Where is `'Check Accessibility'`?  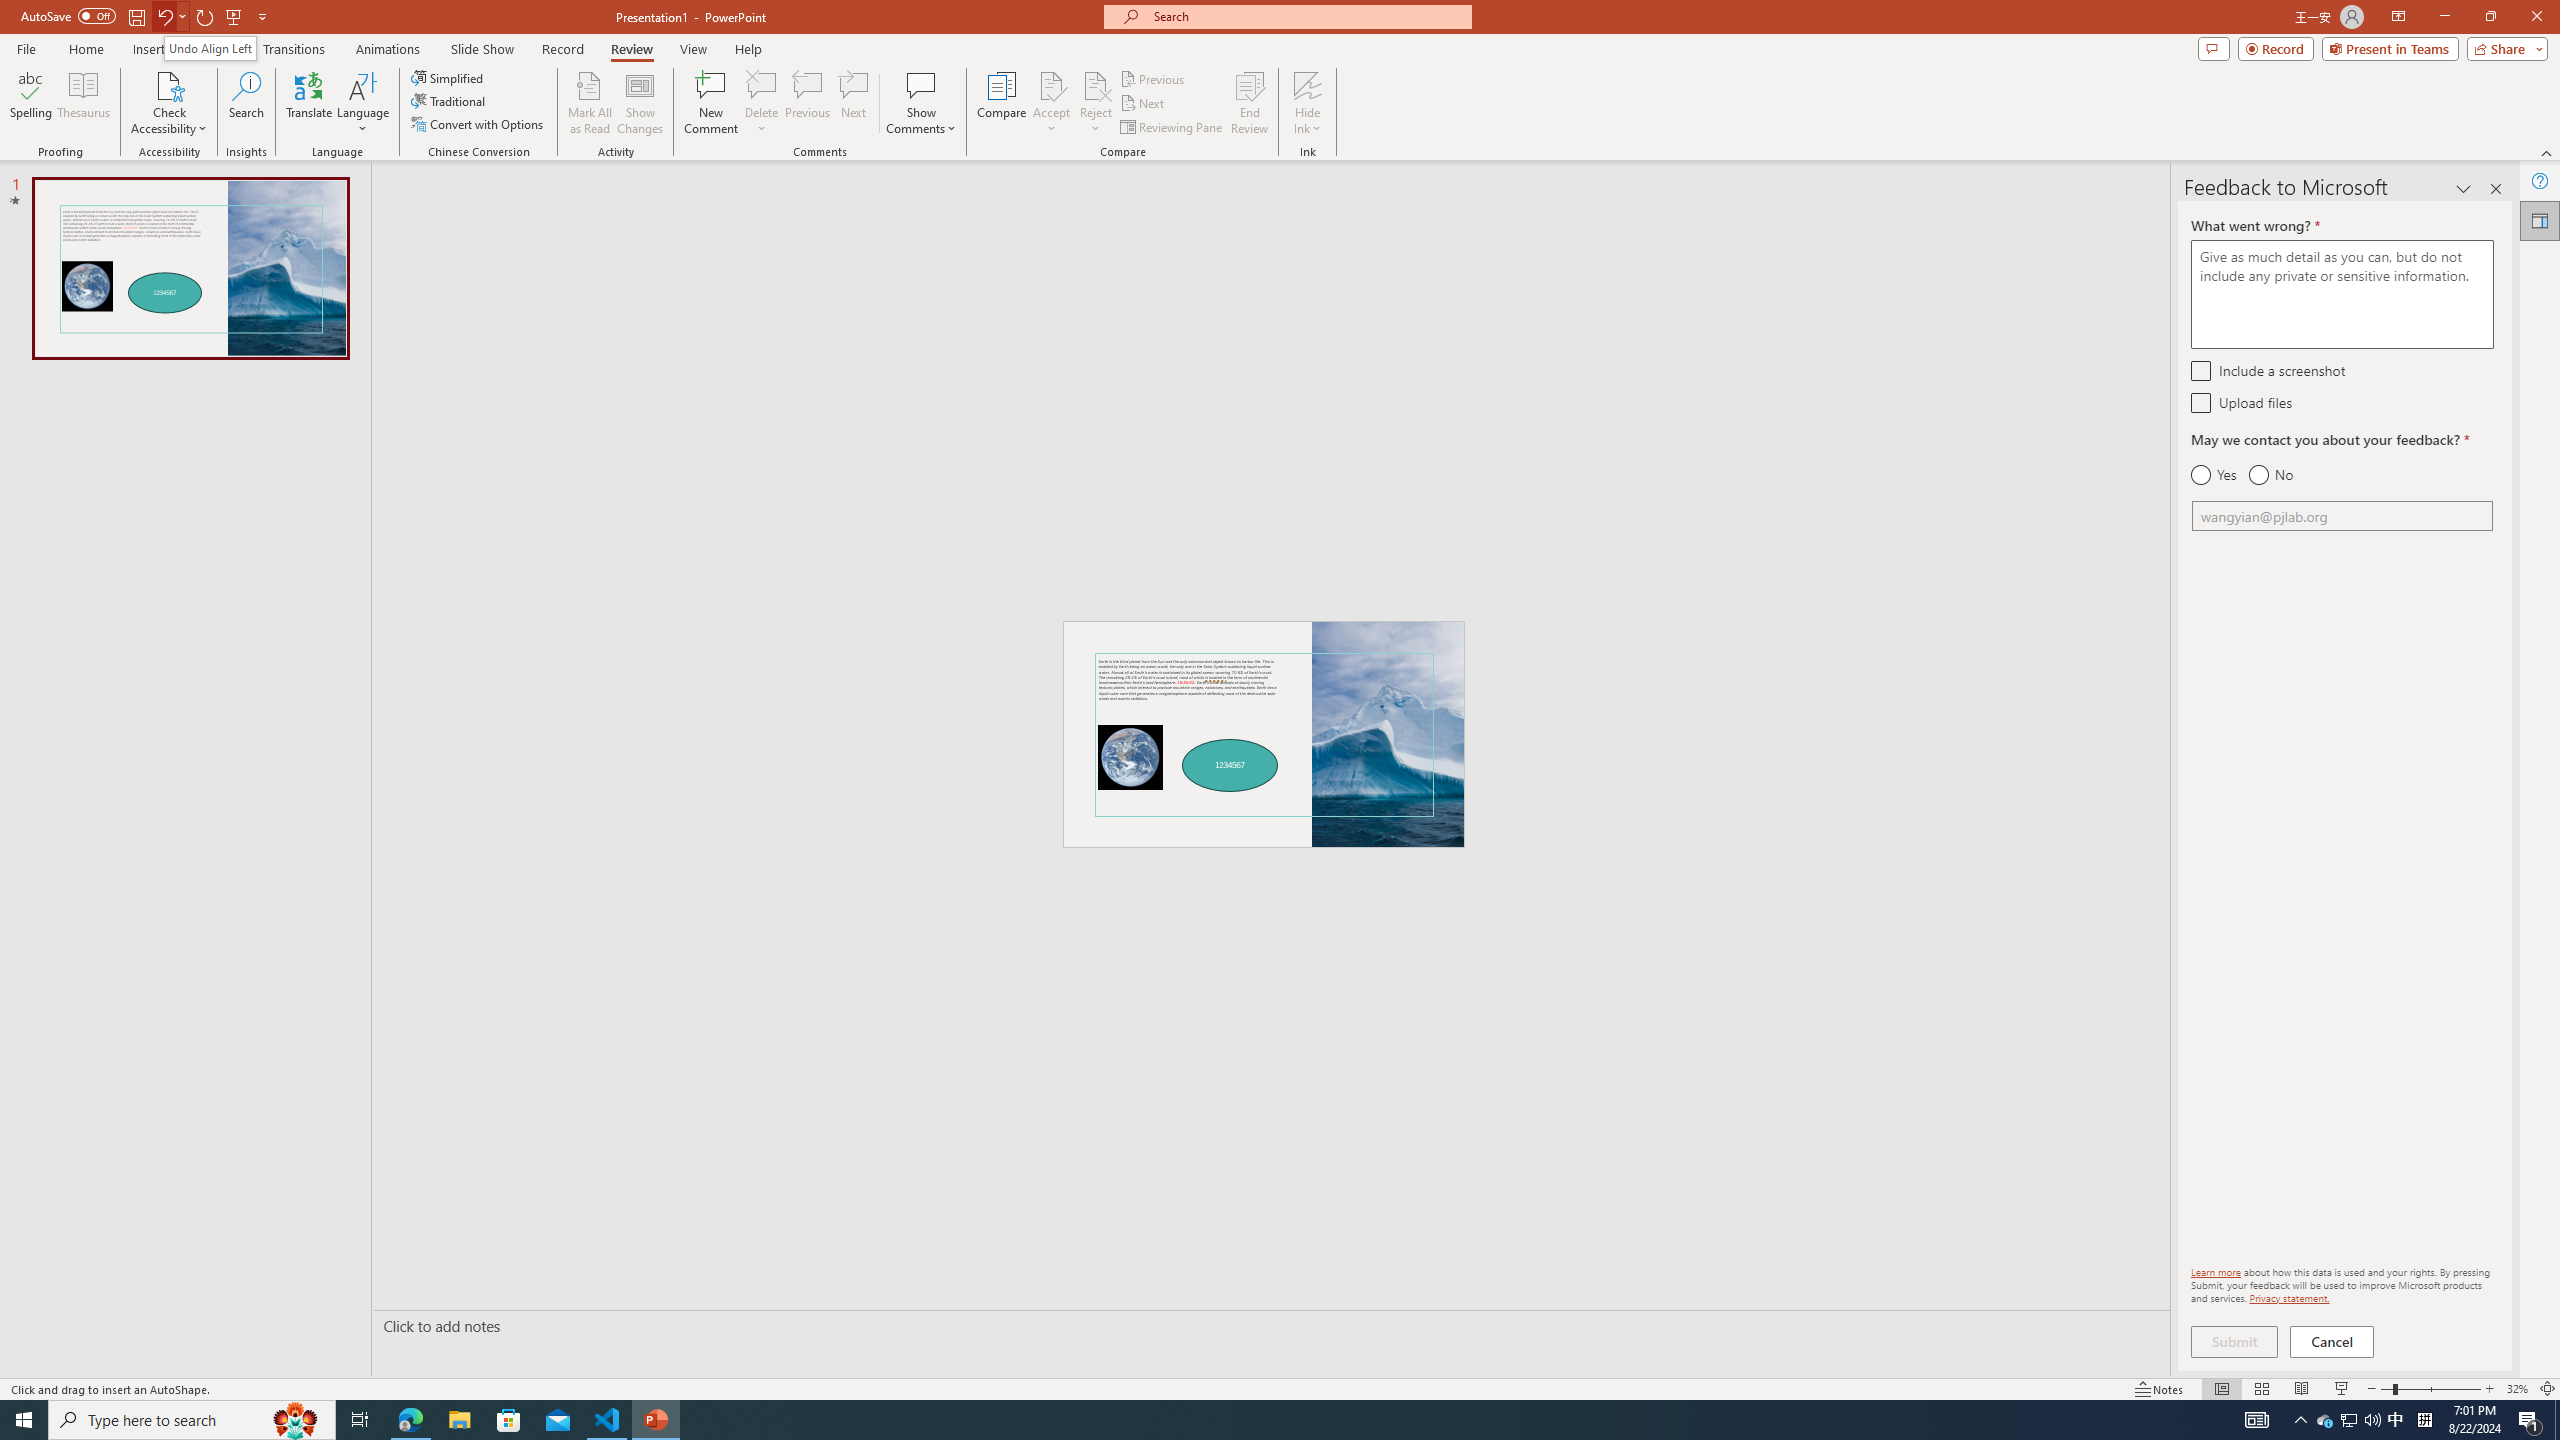
'Check Accessibility' is located at coordinates (167, 84).